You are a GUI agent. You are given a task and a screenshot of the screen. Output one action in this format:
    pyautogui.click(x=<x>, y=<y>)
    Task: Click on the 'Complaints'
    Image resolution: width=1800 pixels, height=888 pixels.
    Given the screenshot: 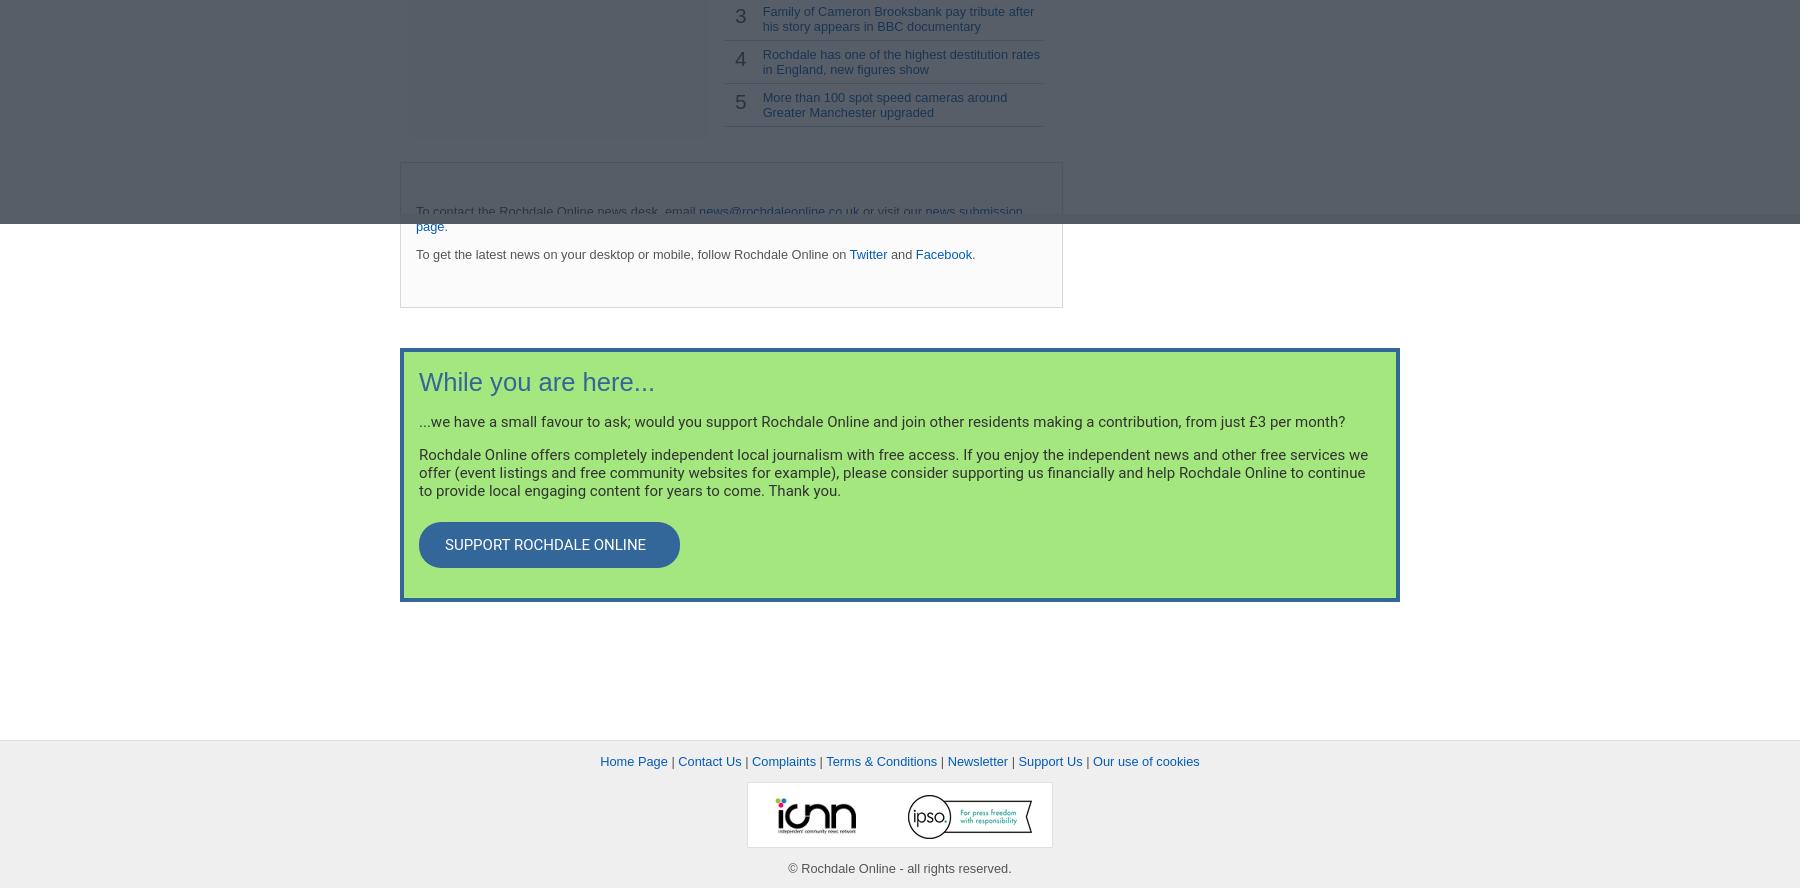 What is the action you would take?
    pyautogui.click(x=783, y=760)
    